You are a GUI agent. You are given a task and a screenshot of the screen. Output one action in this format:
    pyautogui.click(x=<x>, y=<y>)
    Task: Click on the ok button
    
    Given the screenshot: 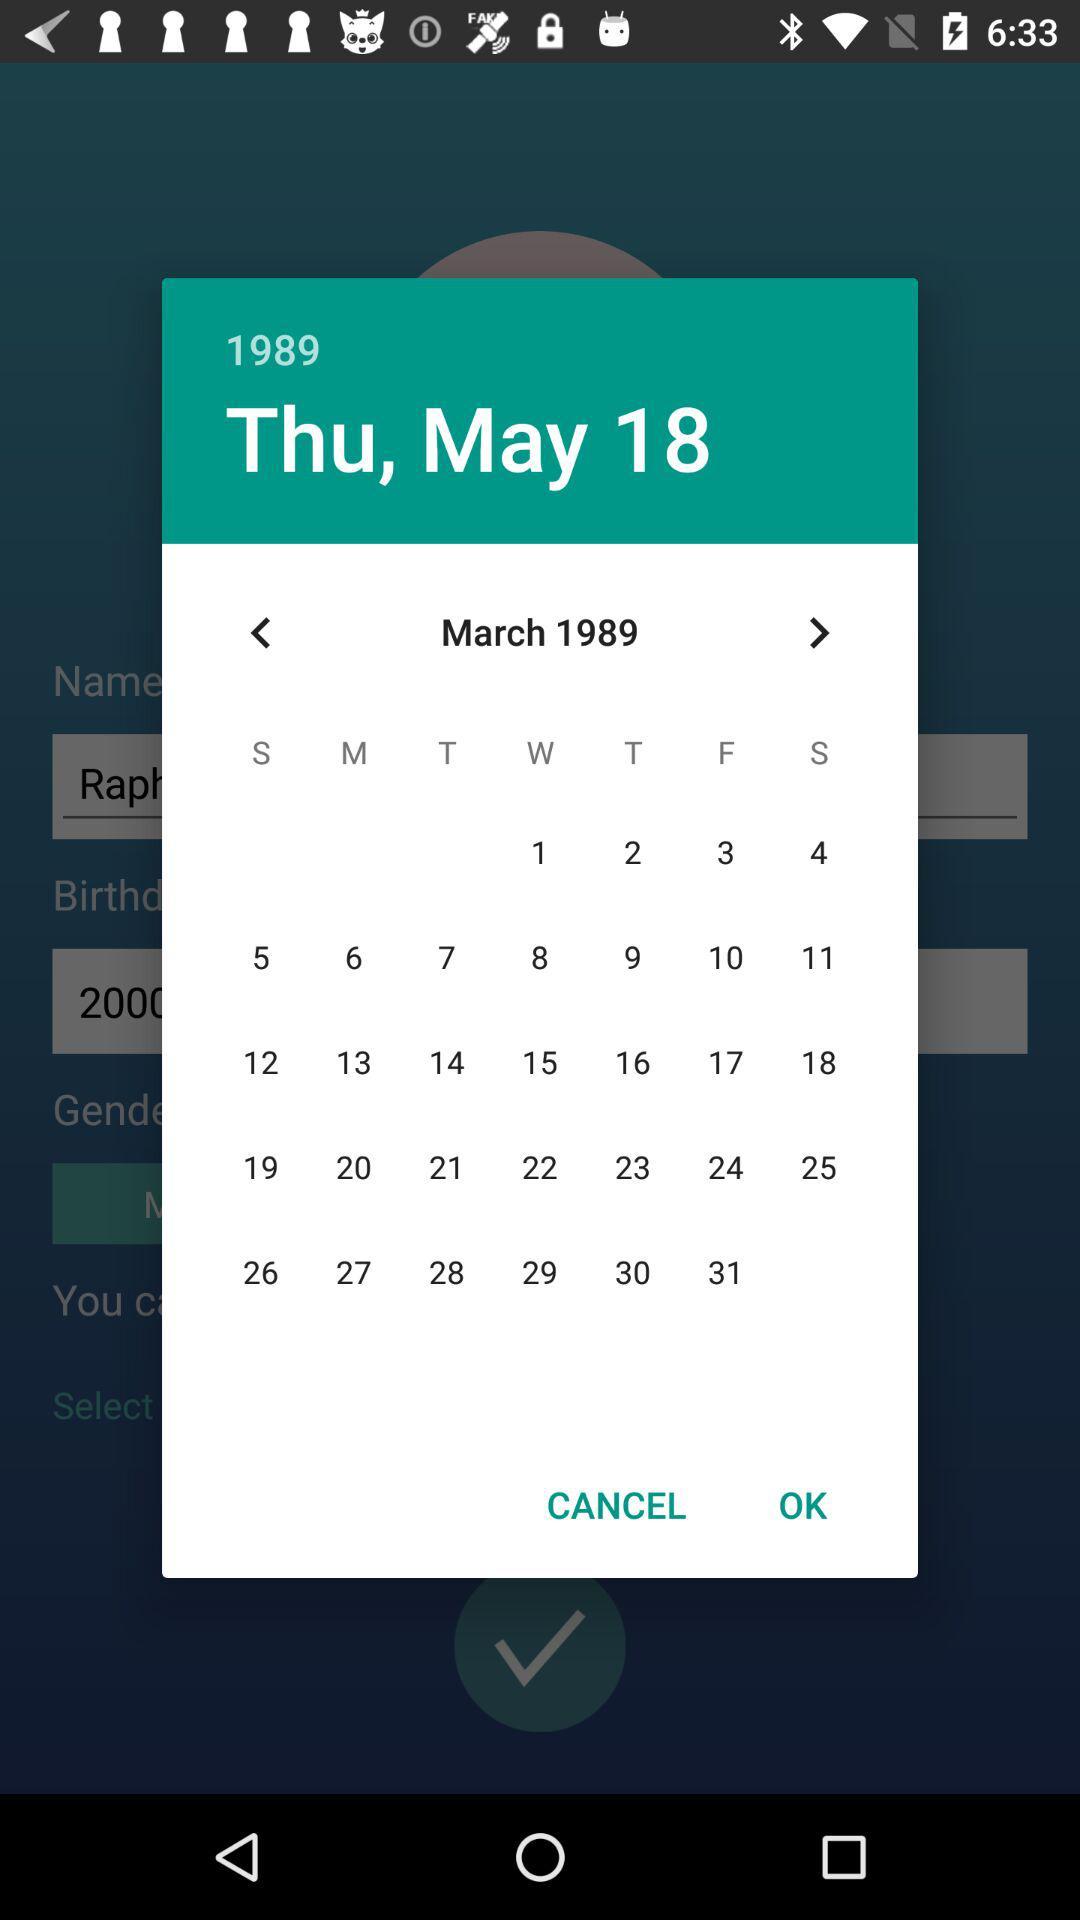 What is the action you would take?
    pyautogui.click(x=801, y=1504)
    